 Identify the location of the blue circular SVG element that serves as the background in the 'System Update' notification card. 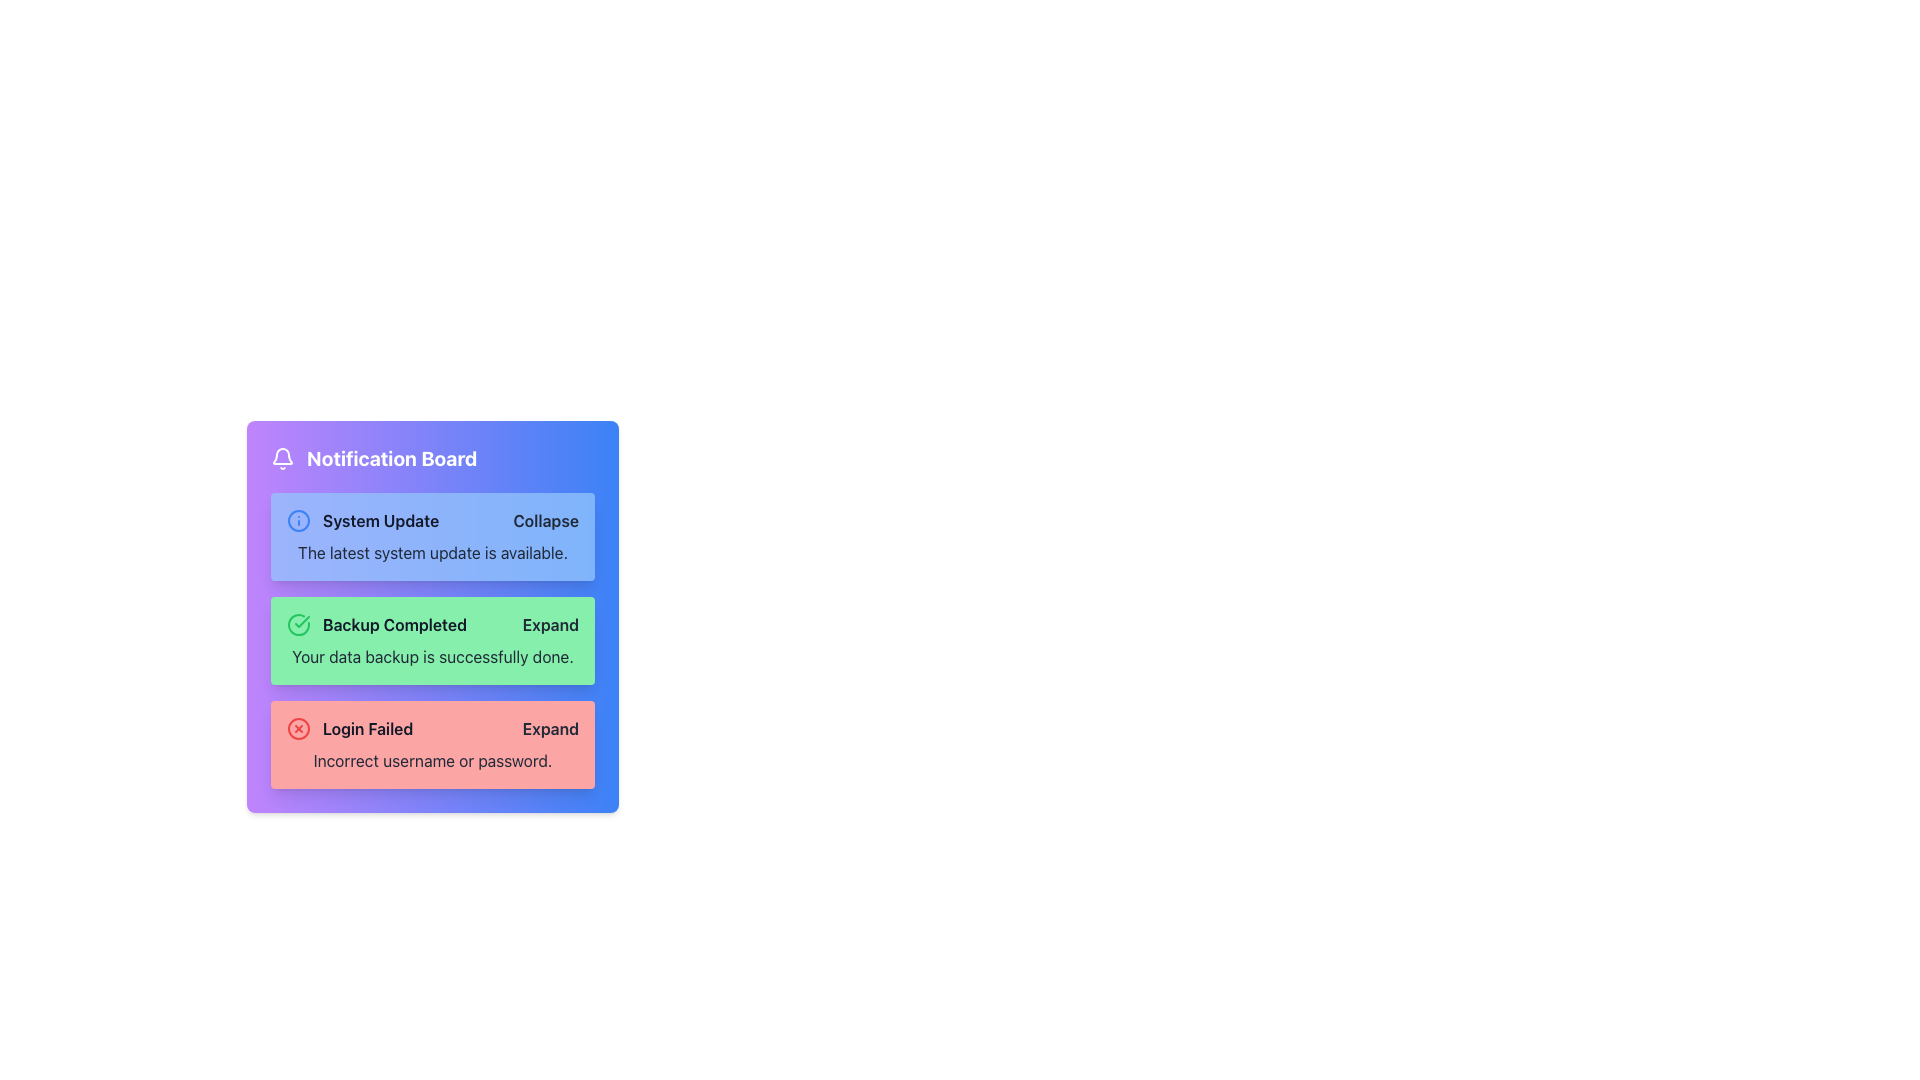
(297, 519).